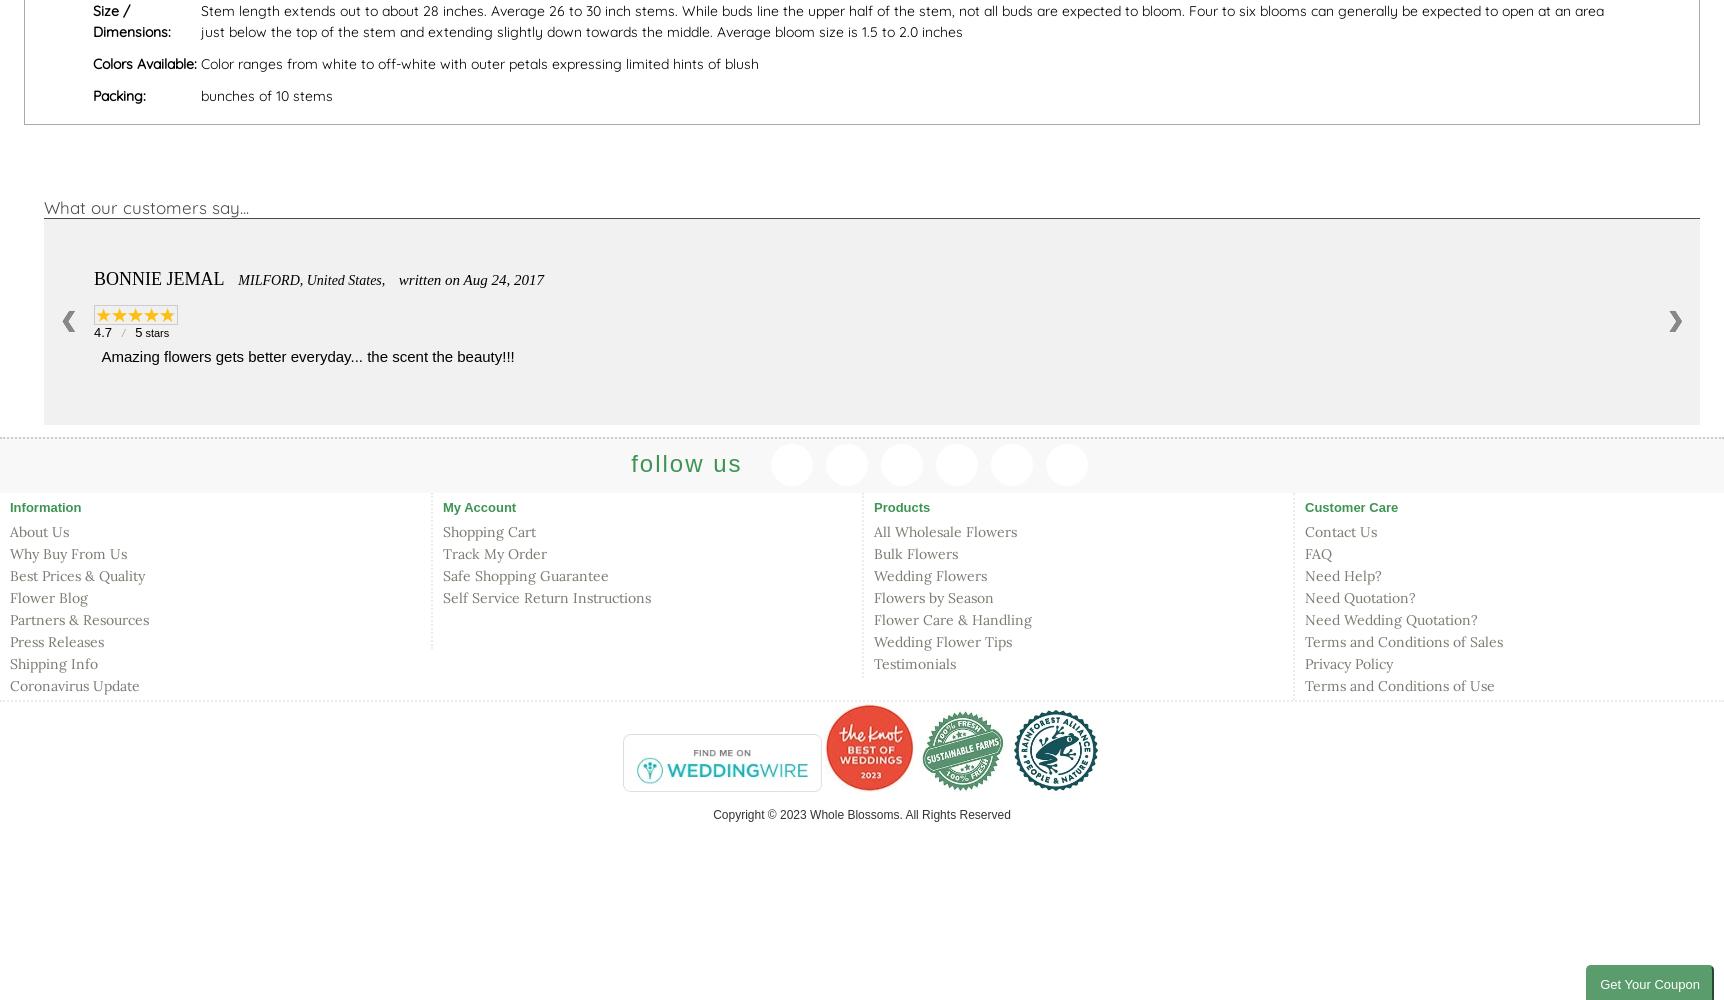  I want to click on 'Best Prices & Quality', so click(76, 575).